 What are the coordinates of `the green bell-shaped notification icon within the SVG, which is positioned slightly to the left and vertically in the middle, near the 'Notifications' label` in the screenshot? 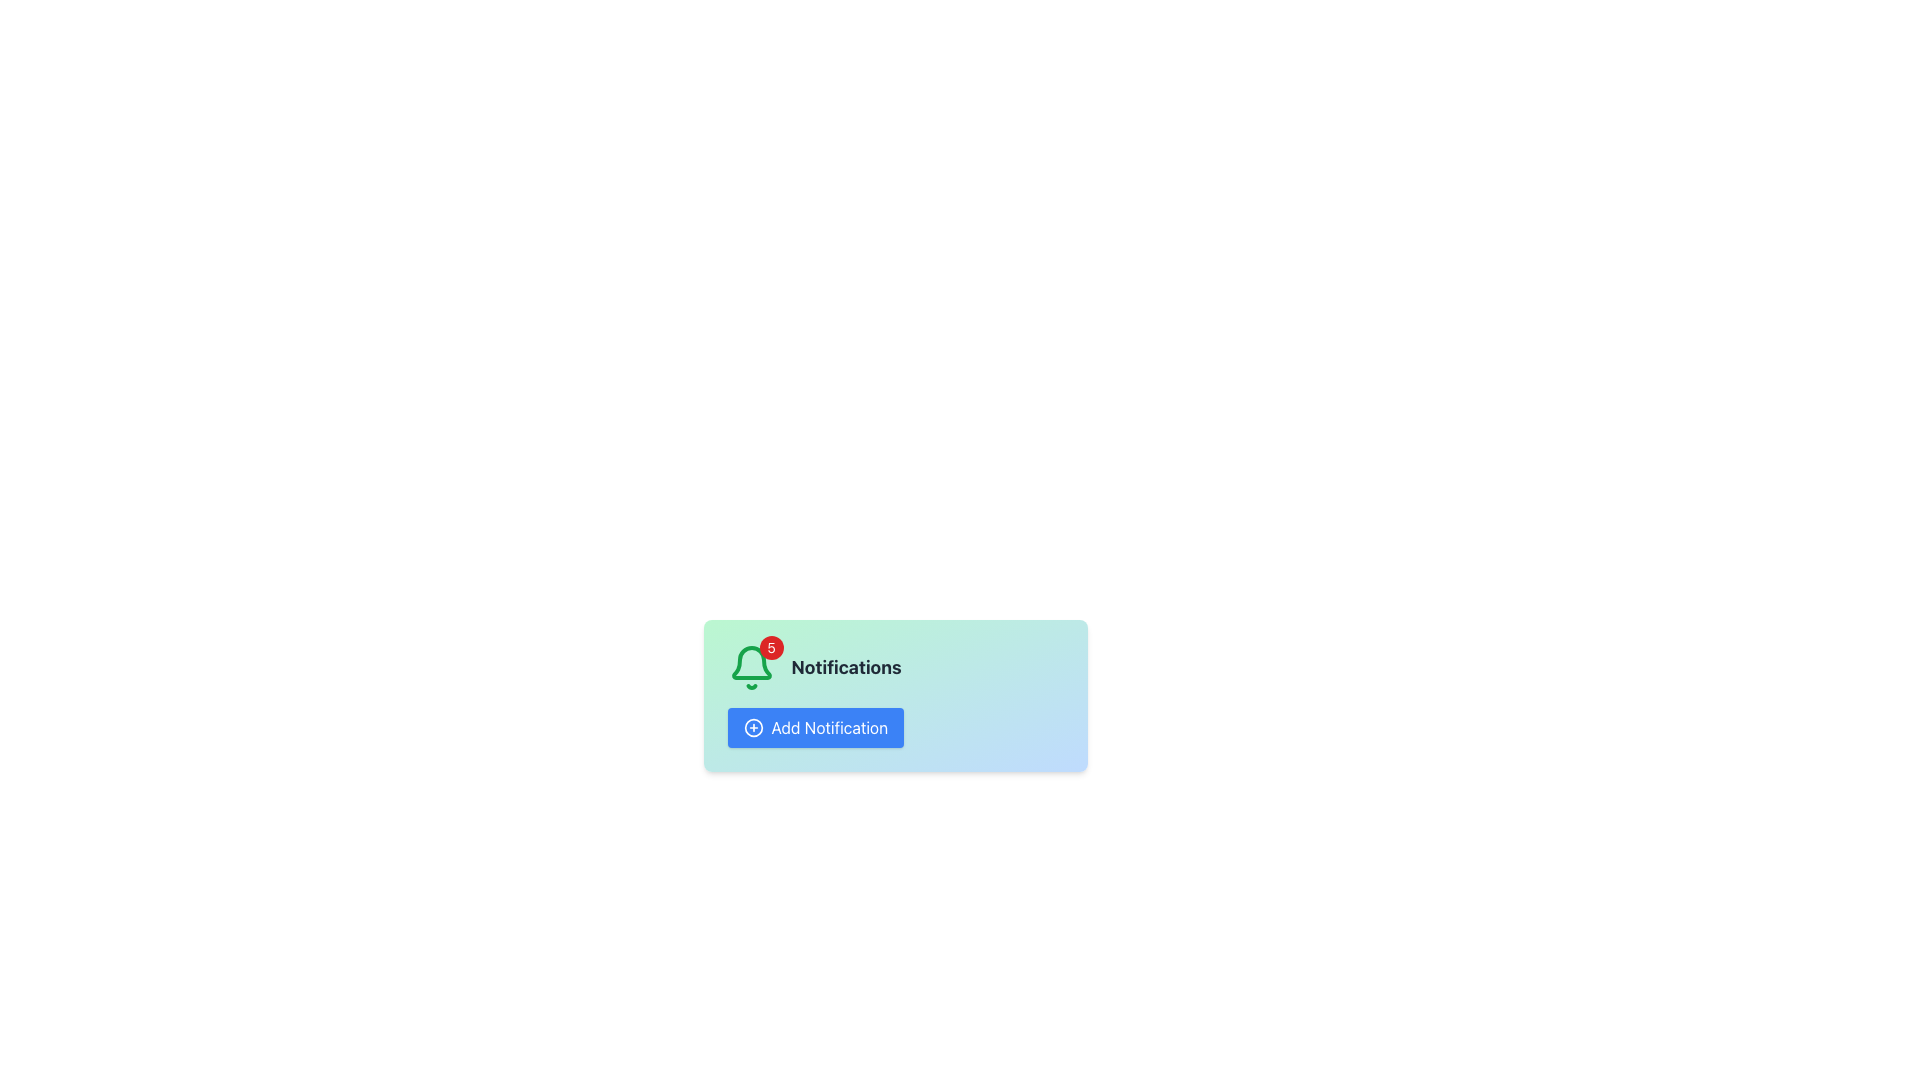 It's located at (750, 663).